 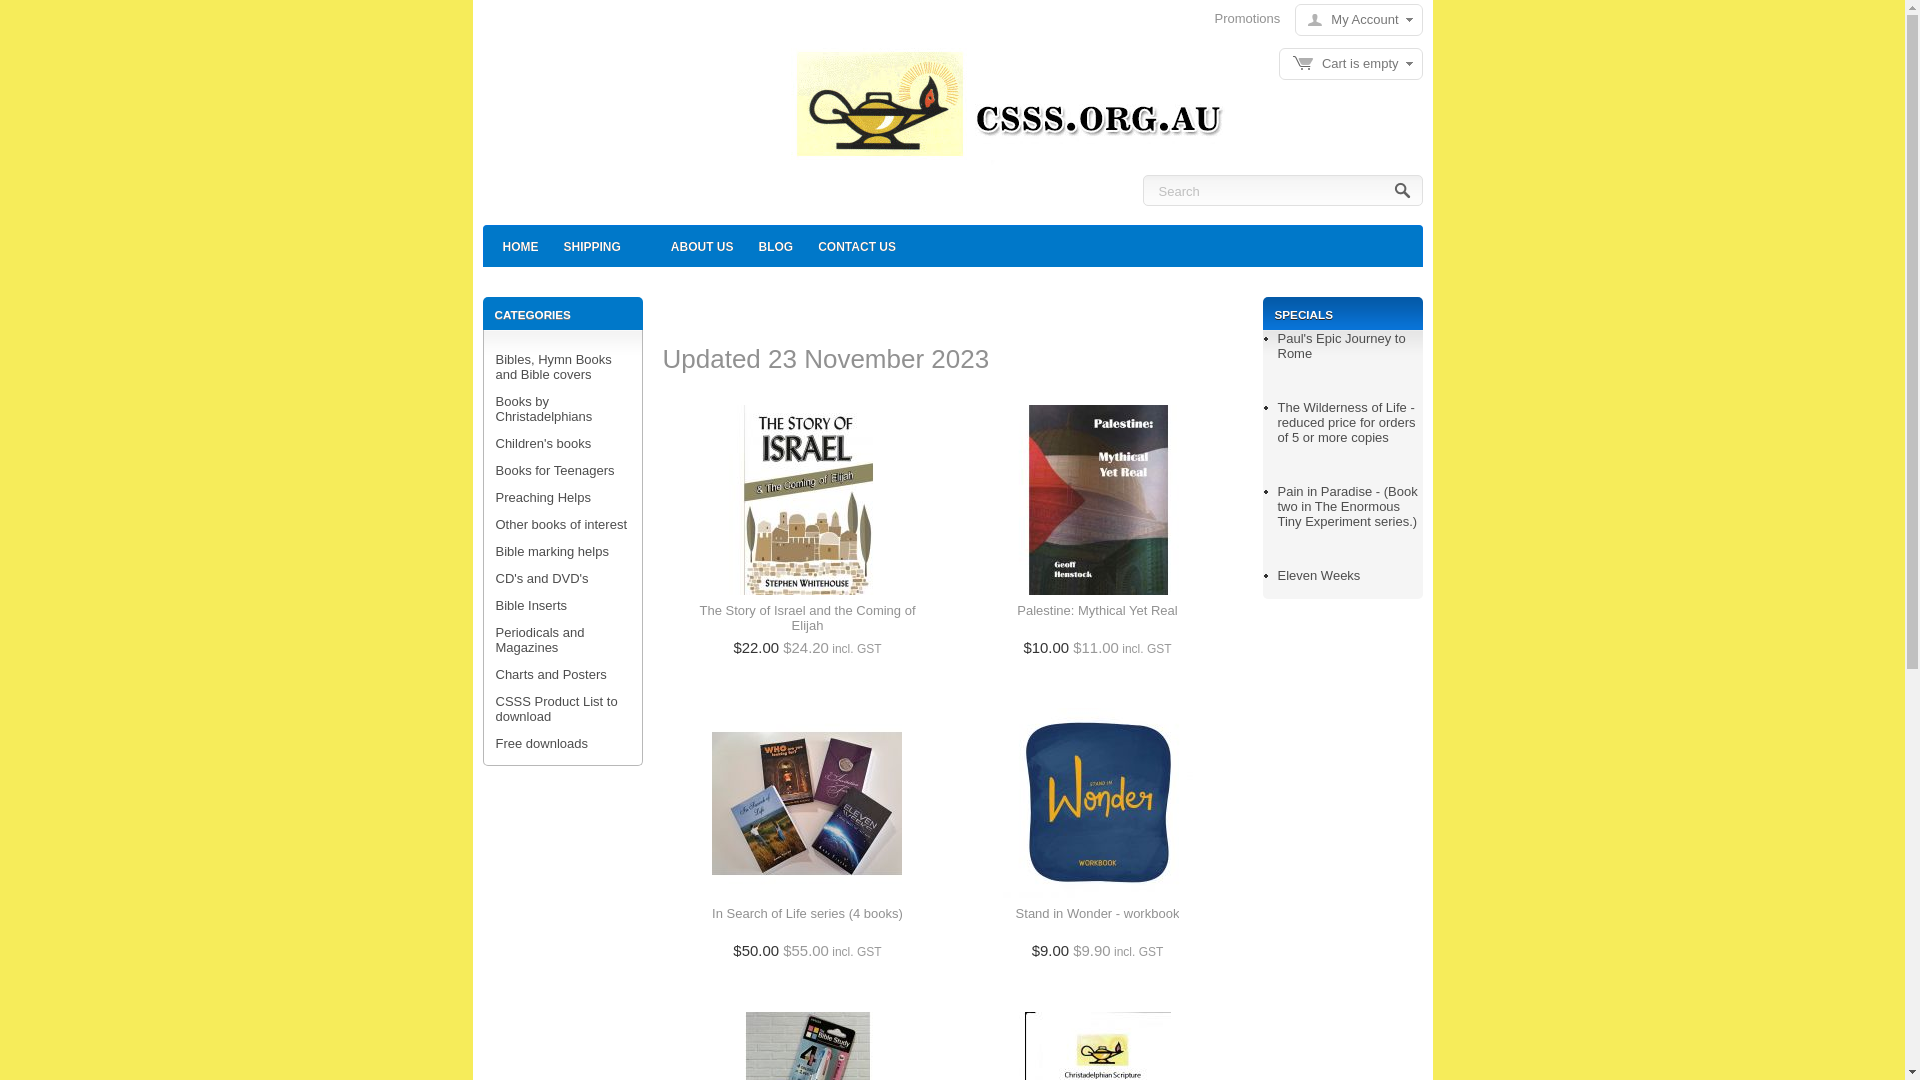 I want to click on 'Bible marking helps', so click(x=495, y=551).